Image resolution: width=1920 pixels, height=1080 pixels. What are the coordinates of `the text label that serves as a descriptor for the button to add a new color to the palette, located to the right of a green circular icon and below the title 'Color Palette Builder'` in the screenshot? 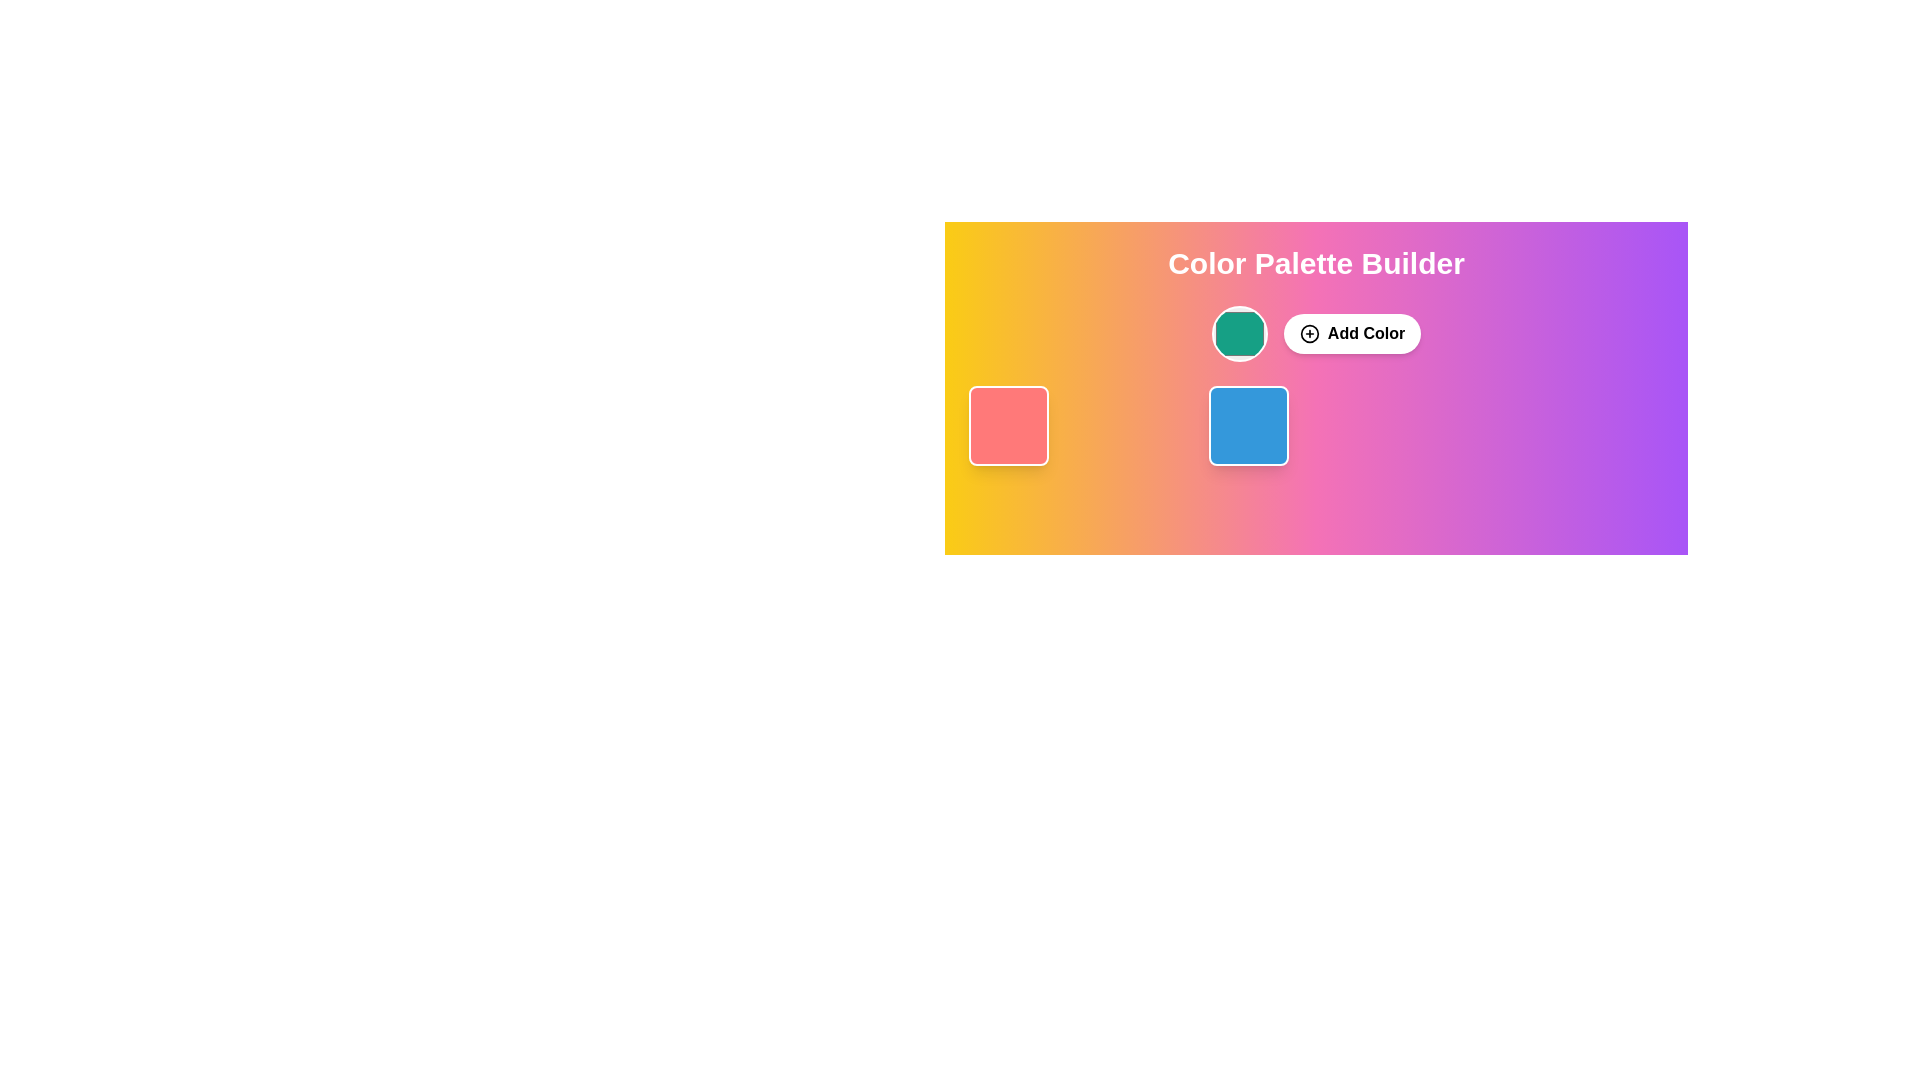 It's located at (1365, 333).